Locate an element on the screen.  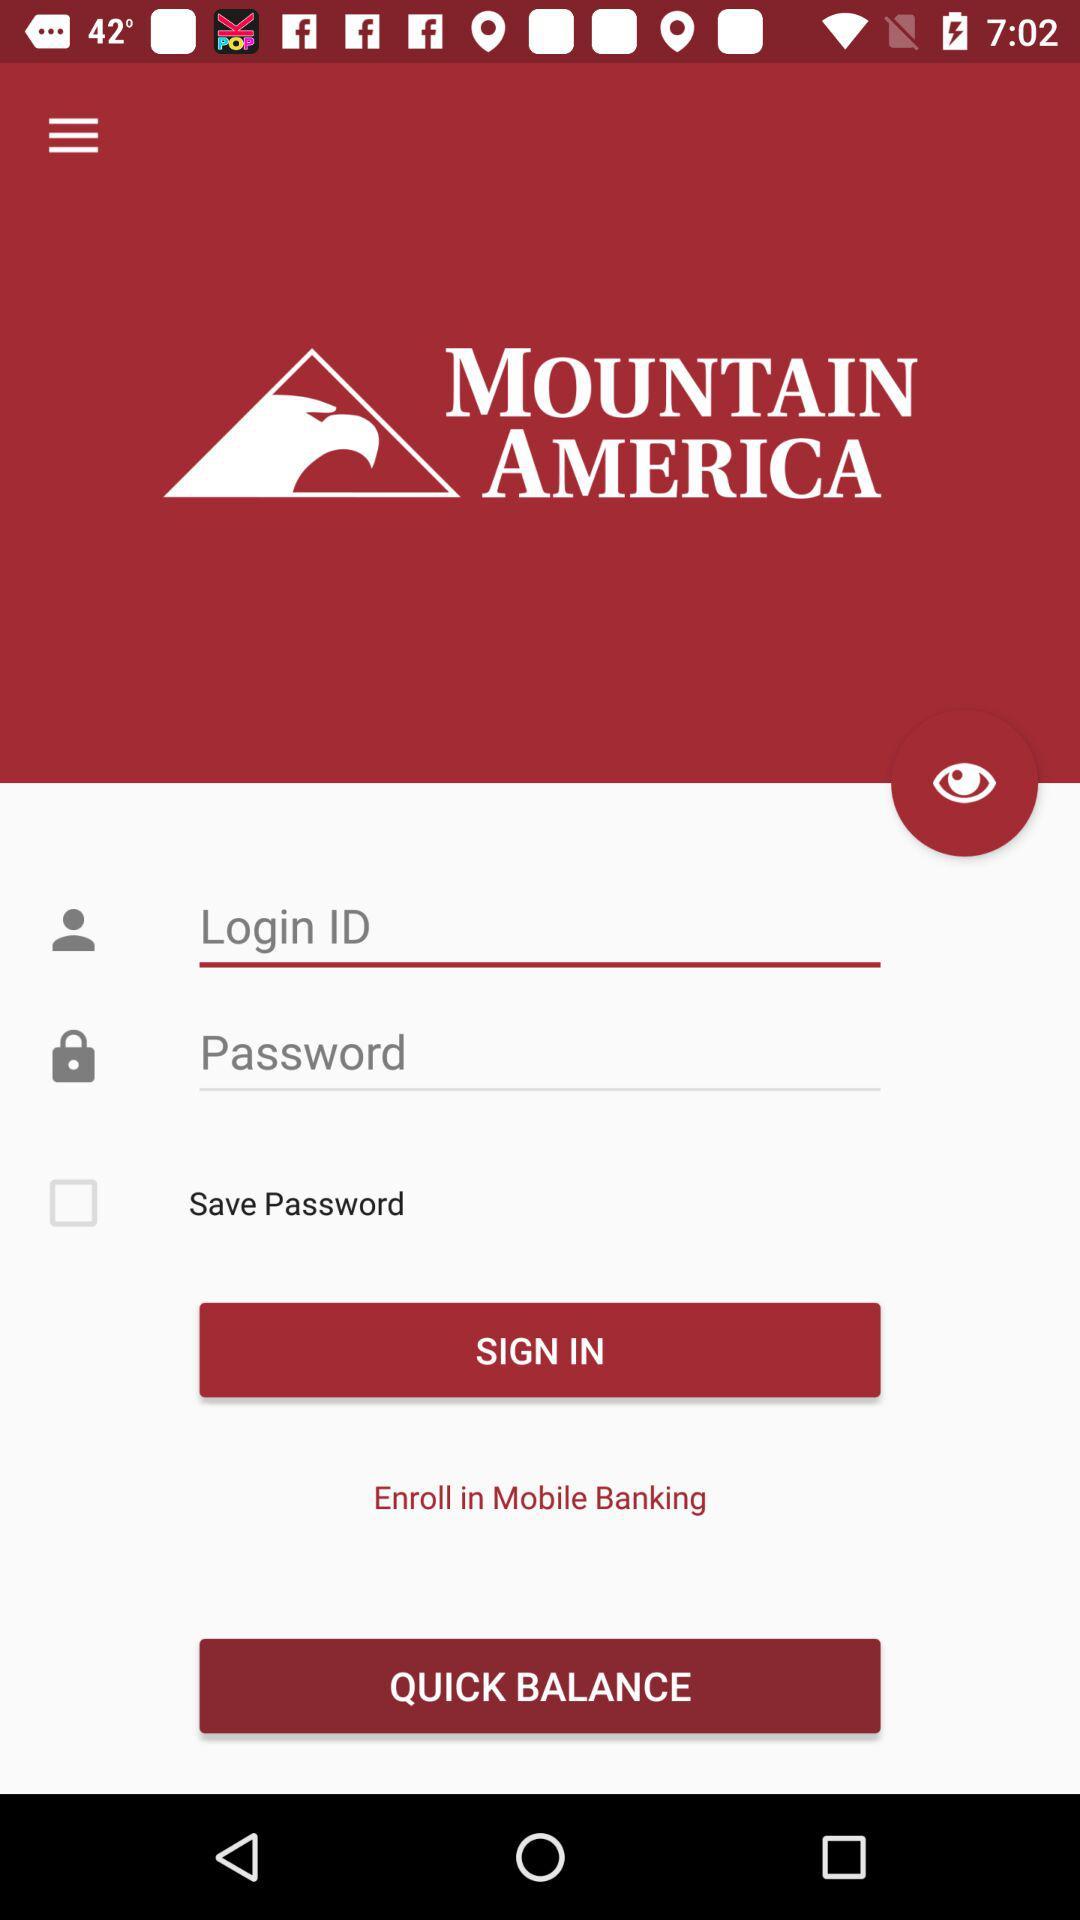
item below the sign in icon is located at coordinates (540, 1496).